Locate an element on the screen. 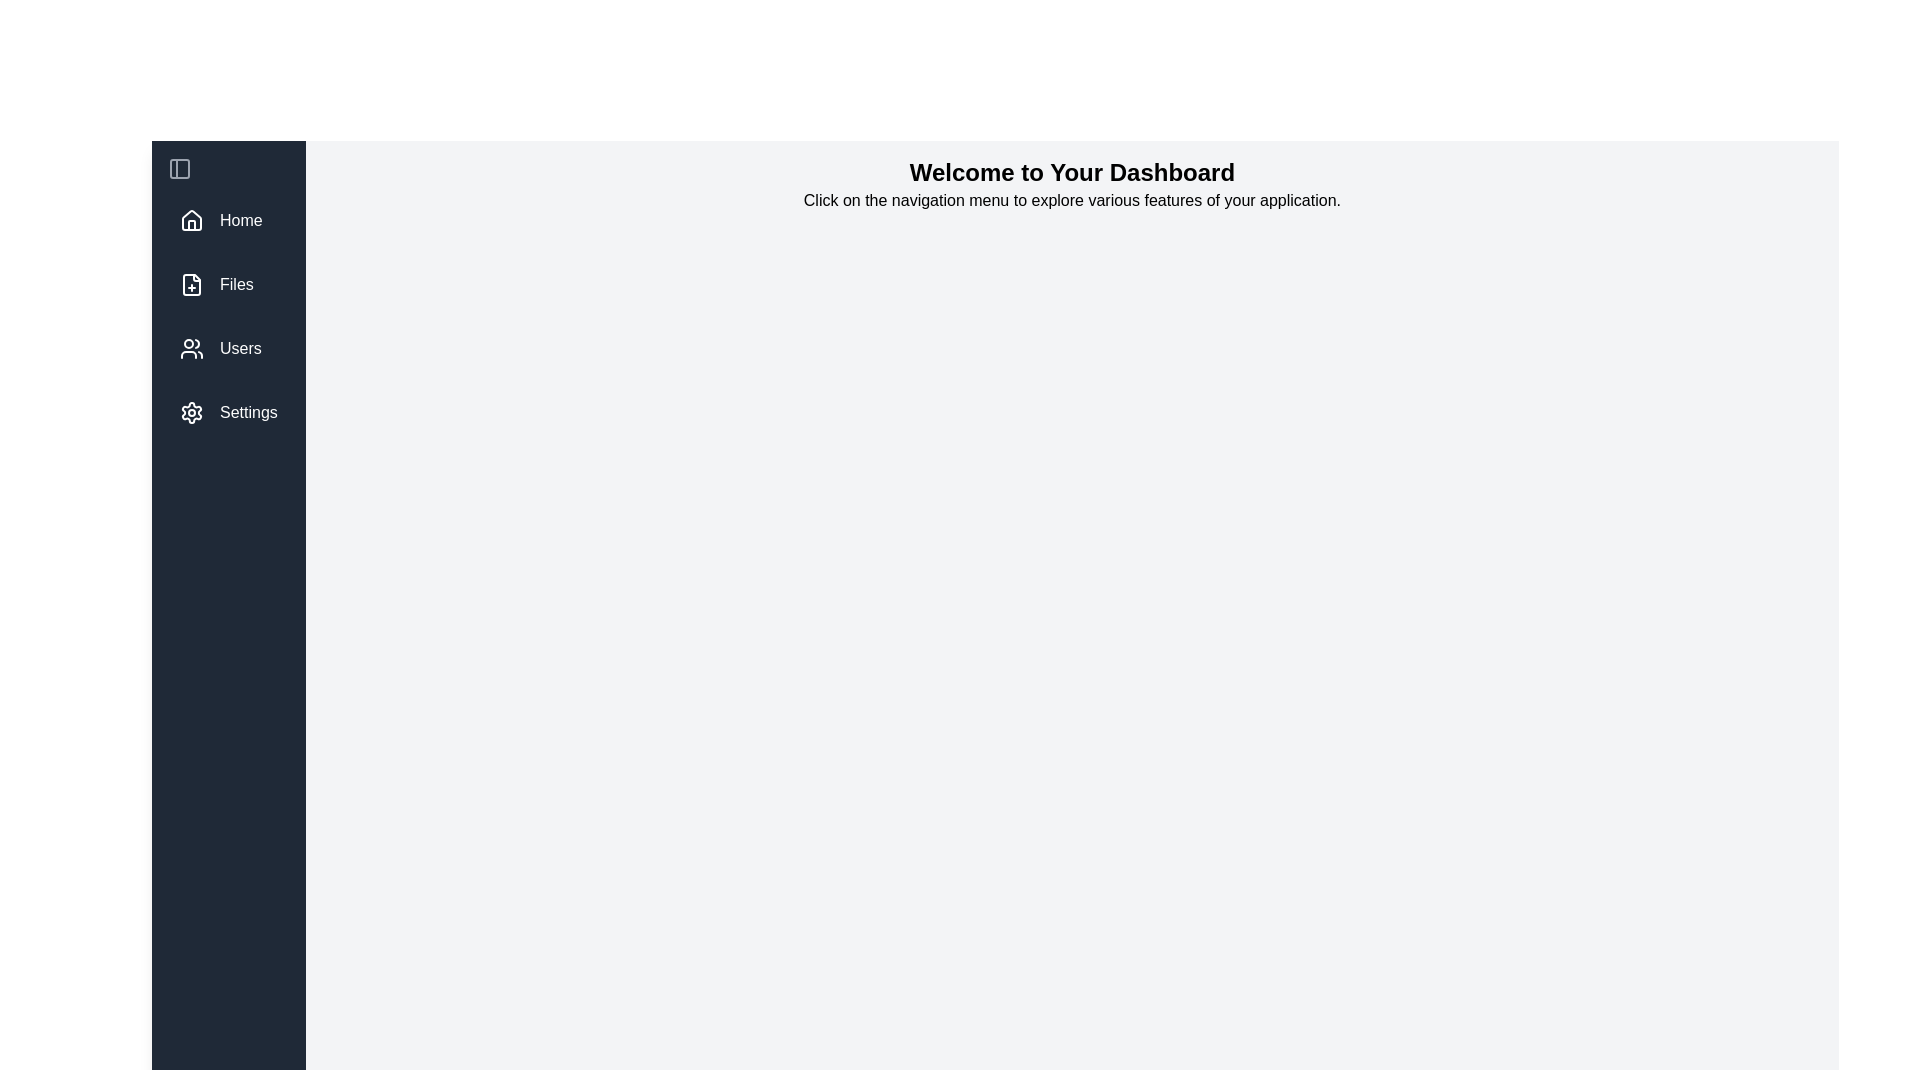 This screenshot has height=1080, width=1920. the small icon button located at the upper part of the vertically-aligned sidebar, which features a gray icon styled as a panel with a vertical split is located at coordinates (180, 168).